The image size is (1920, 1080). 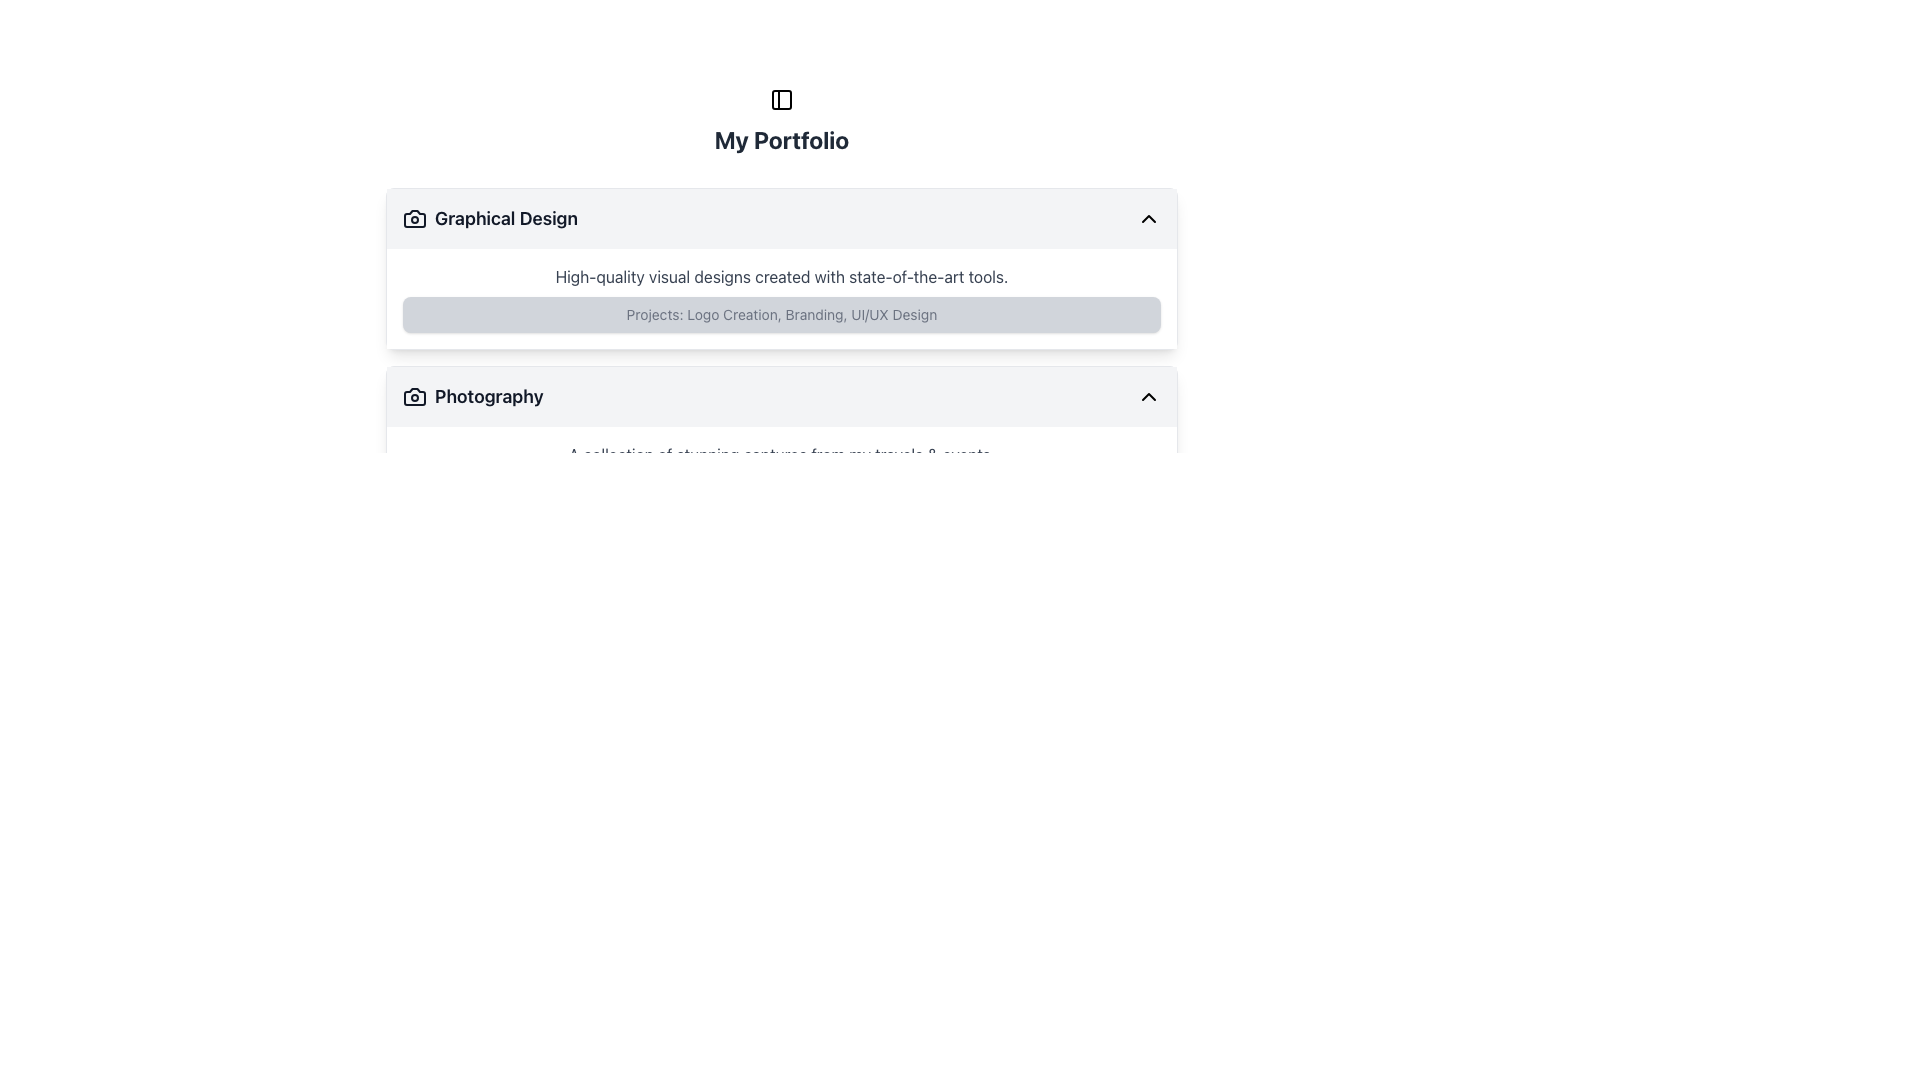 I want to click on the upward-pointing arrow icon located at the far-right of the 'Photography' section, so click(x=1148, y=397).